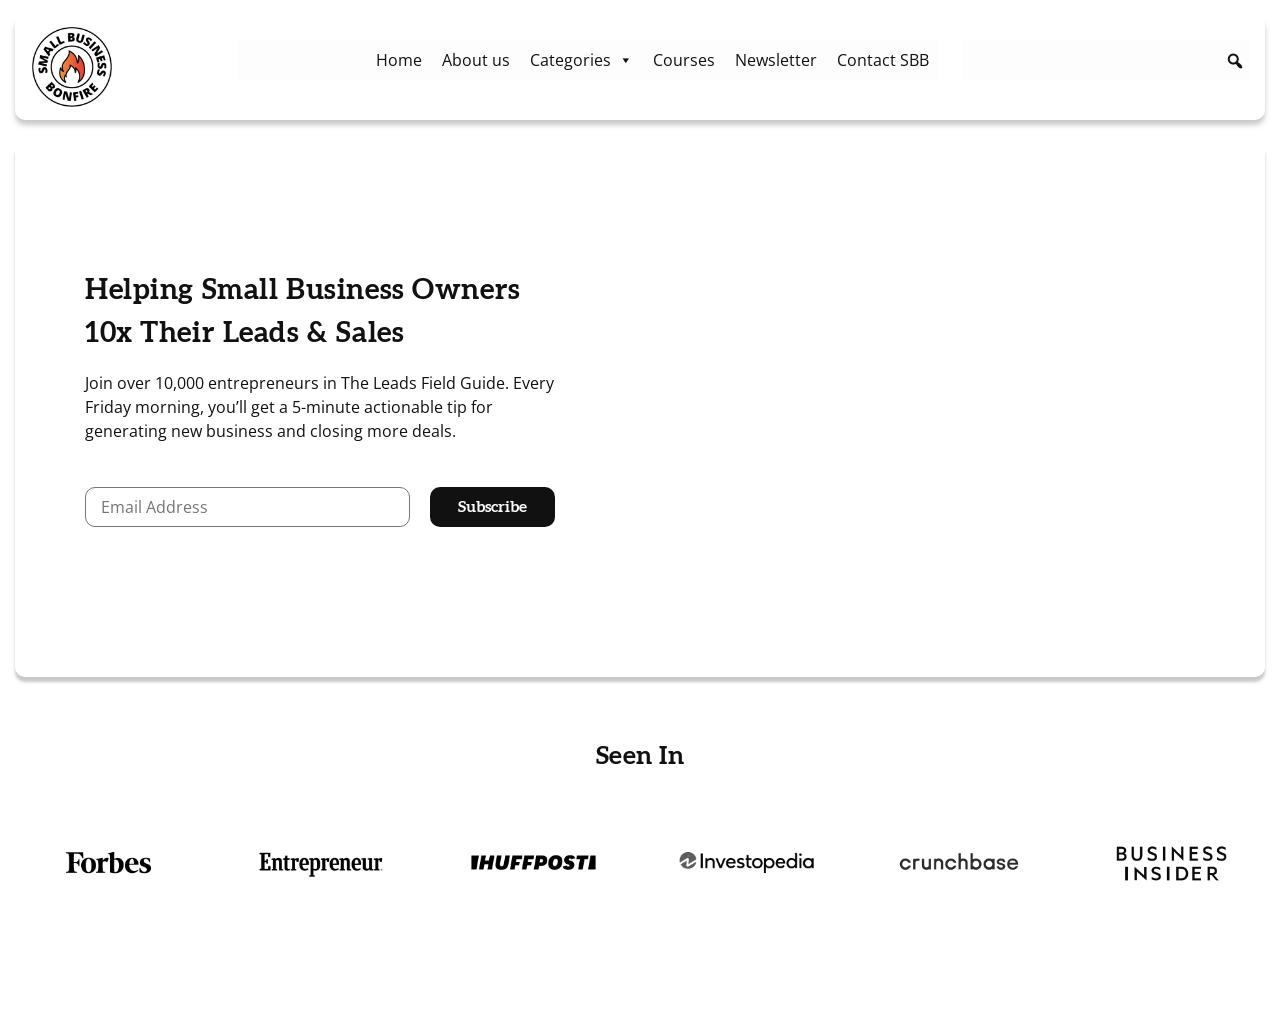 This screenshot has height=1033, width=1280. Describe the element at coordinates (318, 407) in the screenshot. I see `'Join over 10,000 entrepreneurs in The Leads Field Guide. Every Friday morning, you’ll get a 5-minute actionable tip for generating new business and closing more deals.'` at that location.